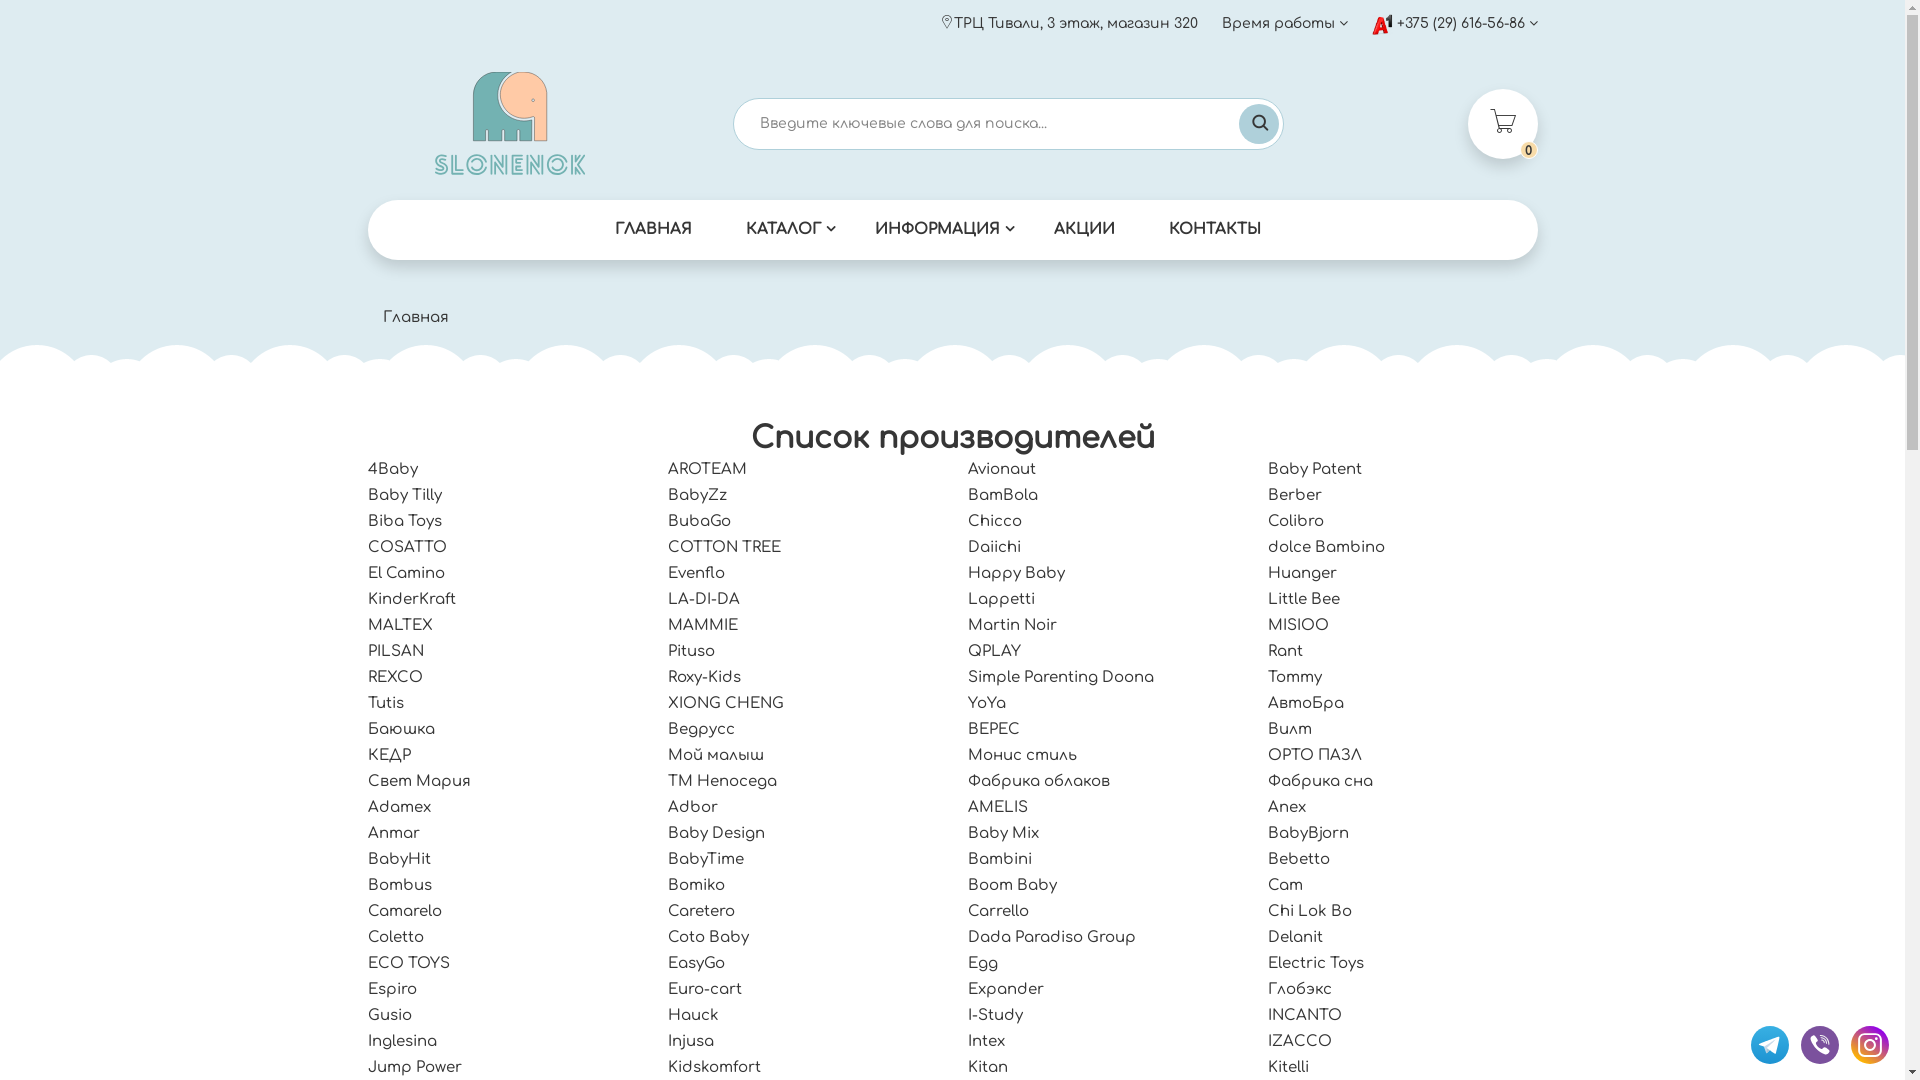 Image resolution: width=1920 pixels, height=1080 pixels. I want to click on 'Biba Toys', so click(403, 520).